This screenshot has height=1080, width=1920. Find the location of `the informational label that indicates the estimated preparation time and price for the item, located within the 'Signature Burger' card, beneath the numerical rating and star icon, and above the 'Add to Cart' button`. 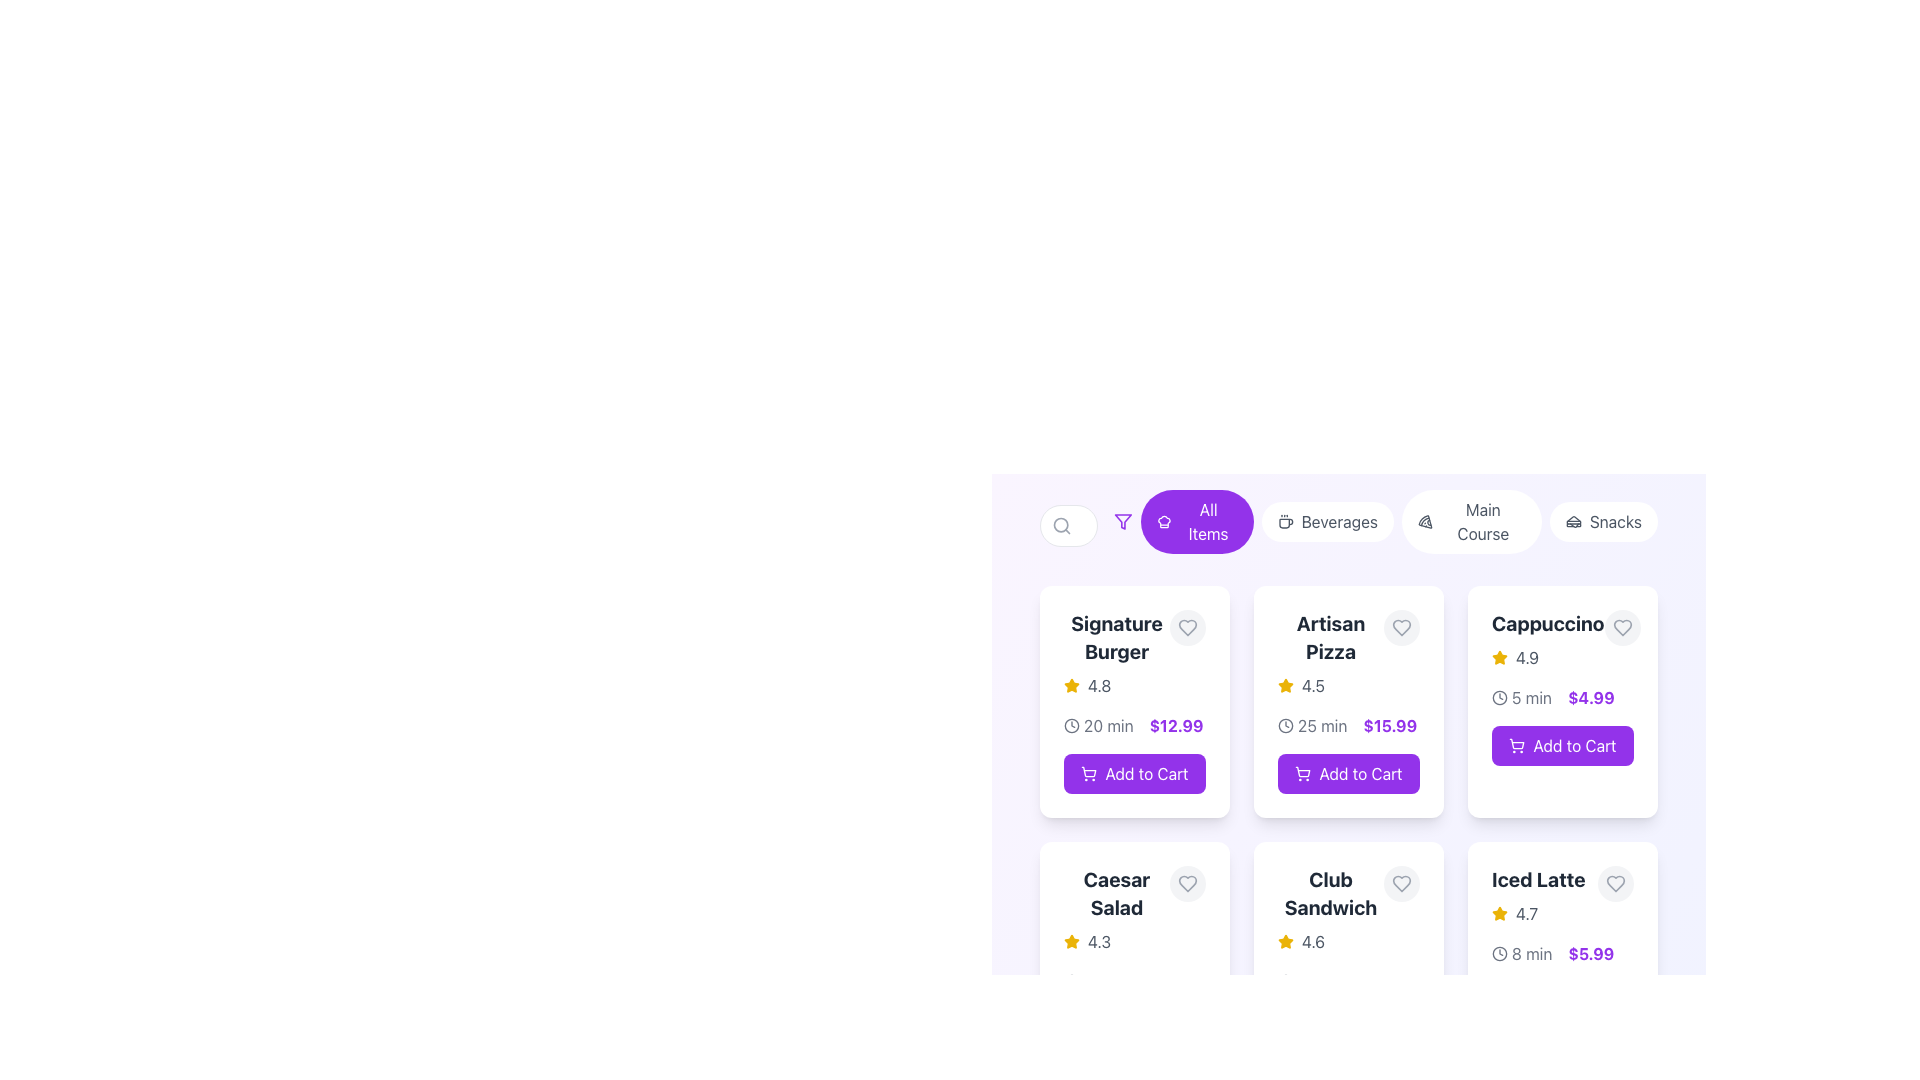

the informational label that indicates the estimated preparation time and price for the item, located within the 'Signature Burger' card, beneath the numerical rating and star icon, and above the 'Add to Cart' button is located at coordinates (1134, 725).